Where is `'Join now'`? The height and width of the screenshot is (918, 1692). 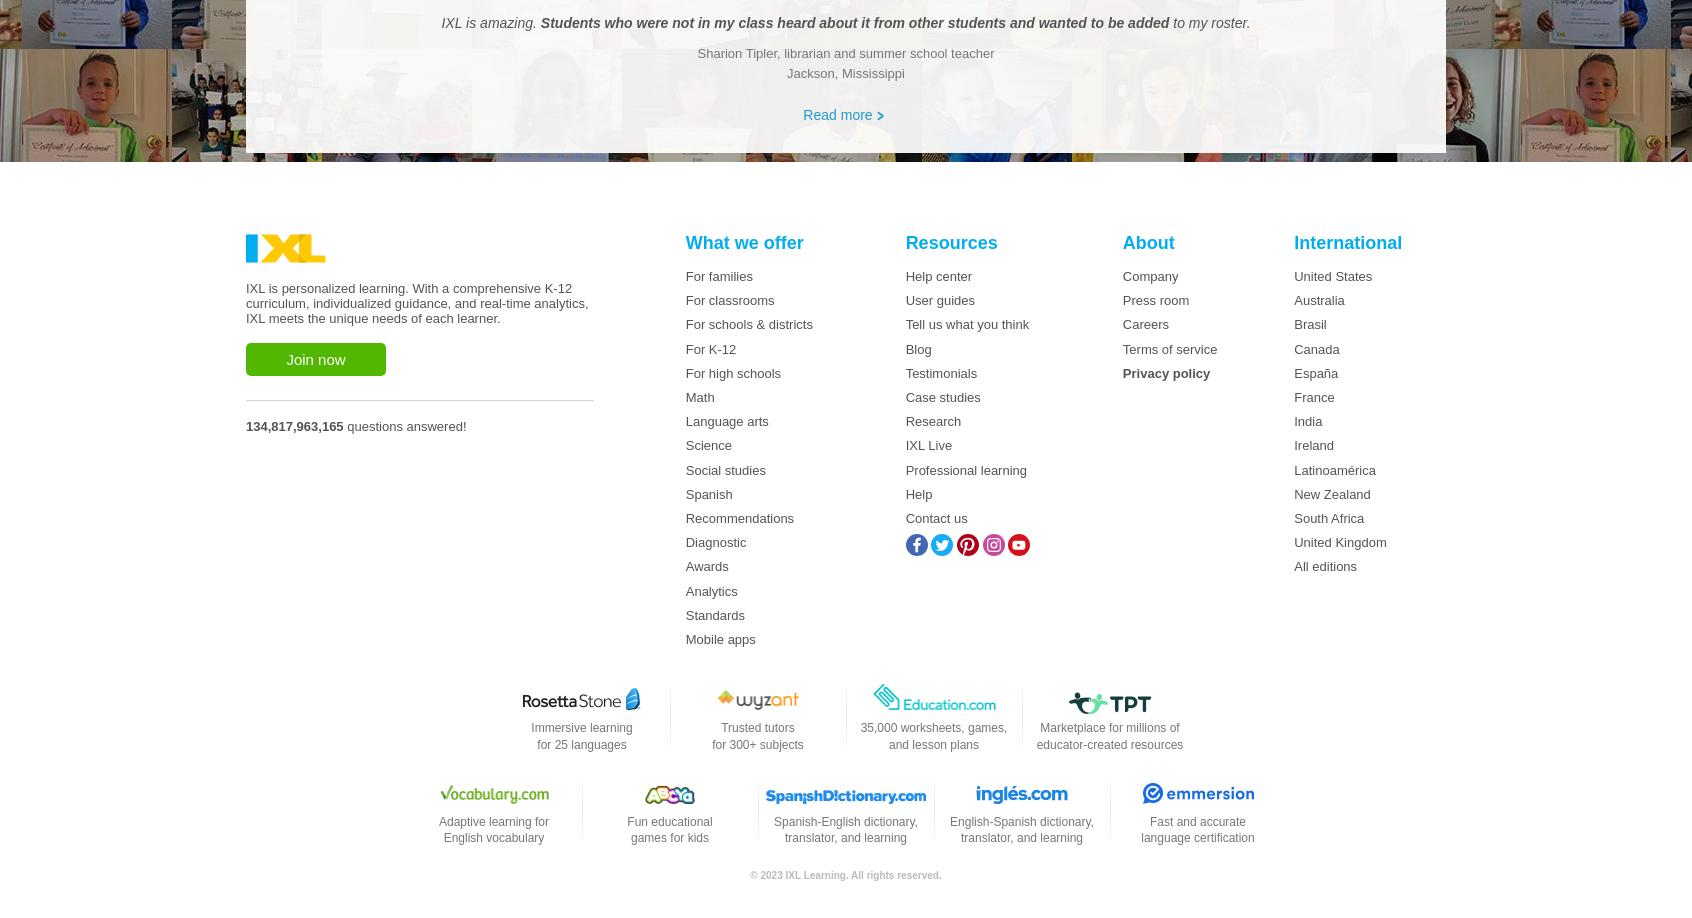 'Join now' is located at coordinates (314, 359).